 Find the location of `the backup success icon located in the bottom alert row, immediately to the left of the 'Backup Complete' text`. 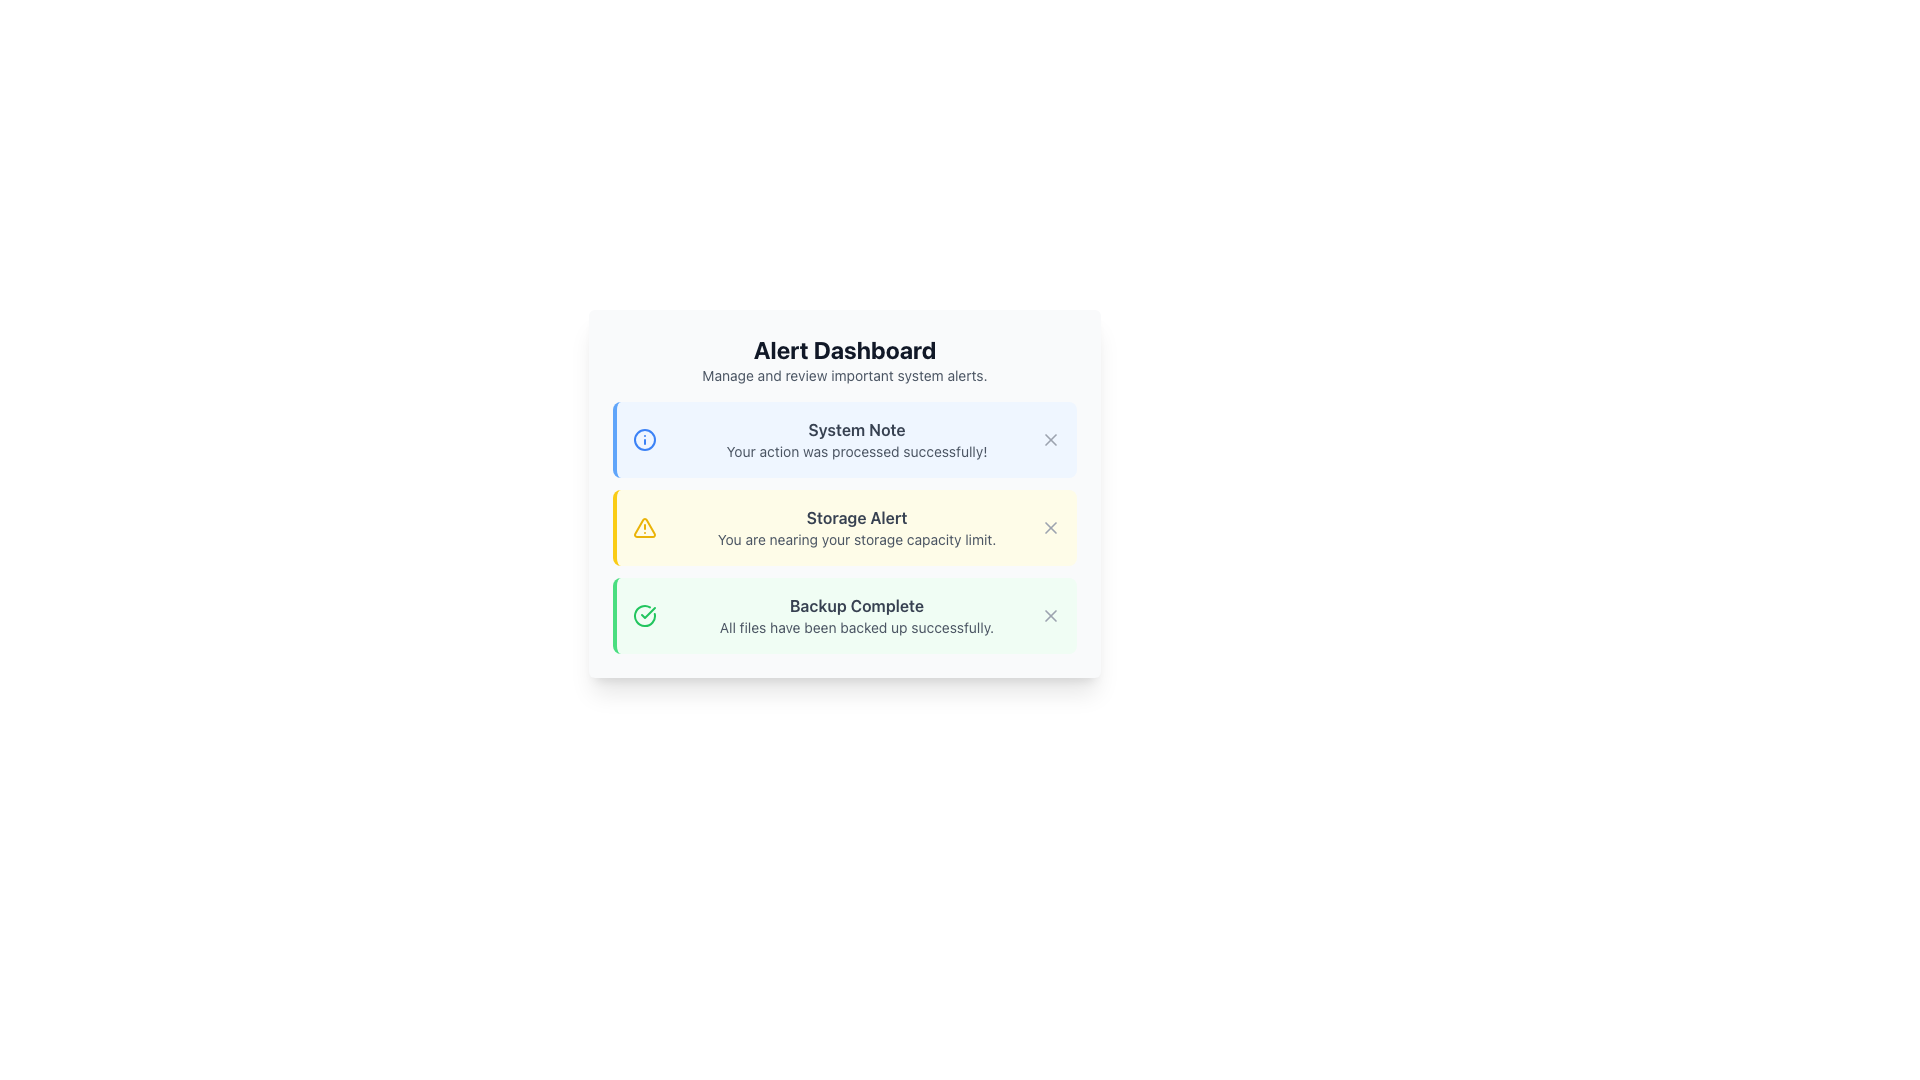

the backup success icon located in the bottom alert row, immediately to the left of the 'Backup Complete' text is located at coordinates (644, 615).